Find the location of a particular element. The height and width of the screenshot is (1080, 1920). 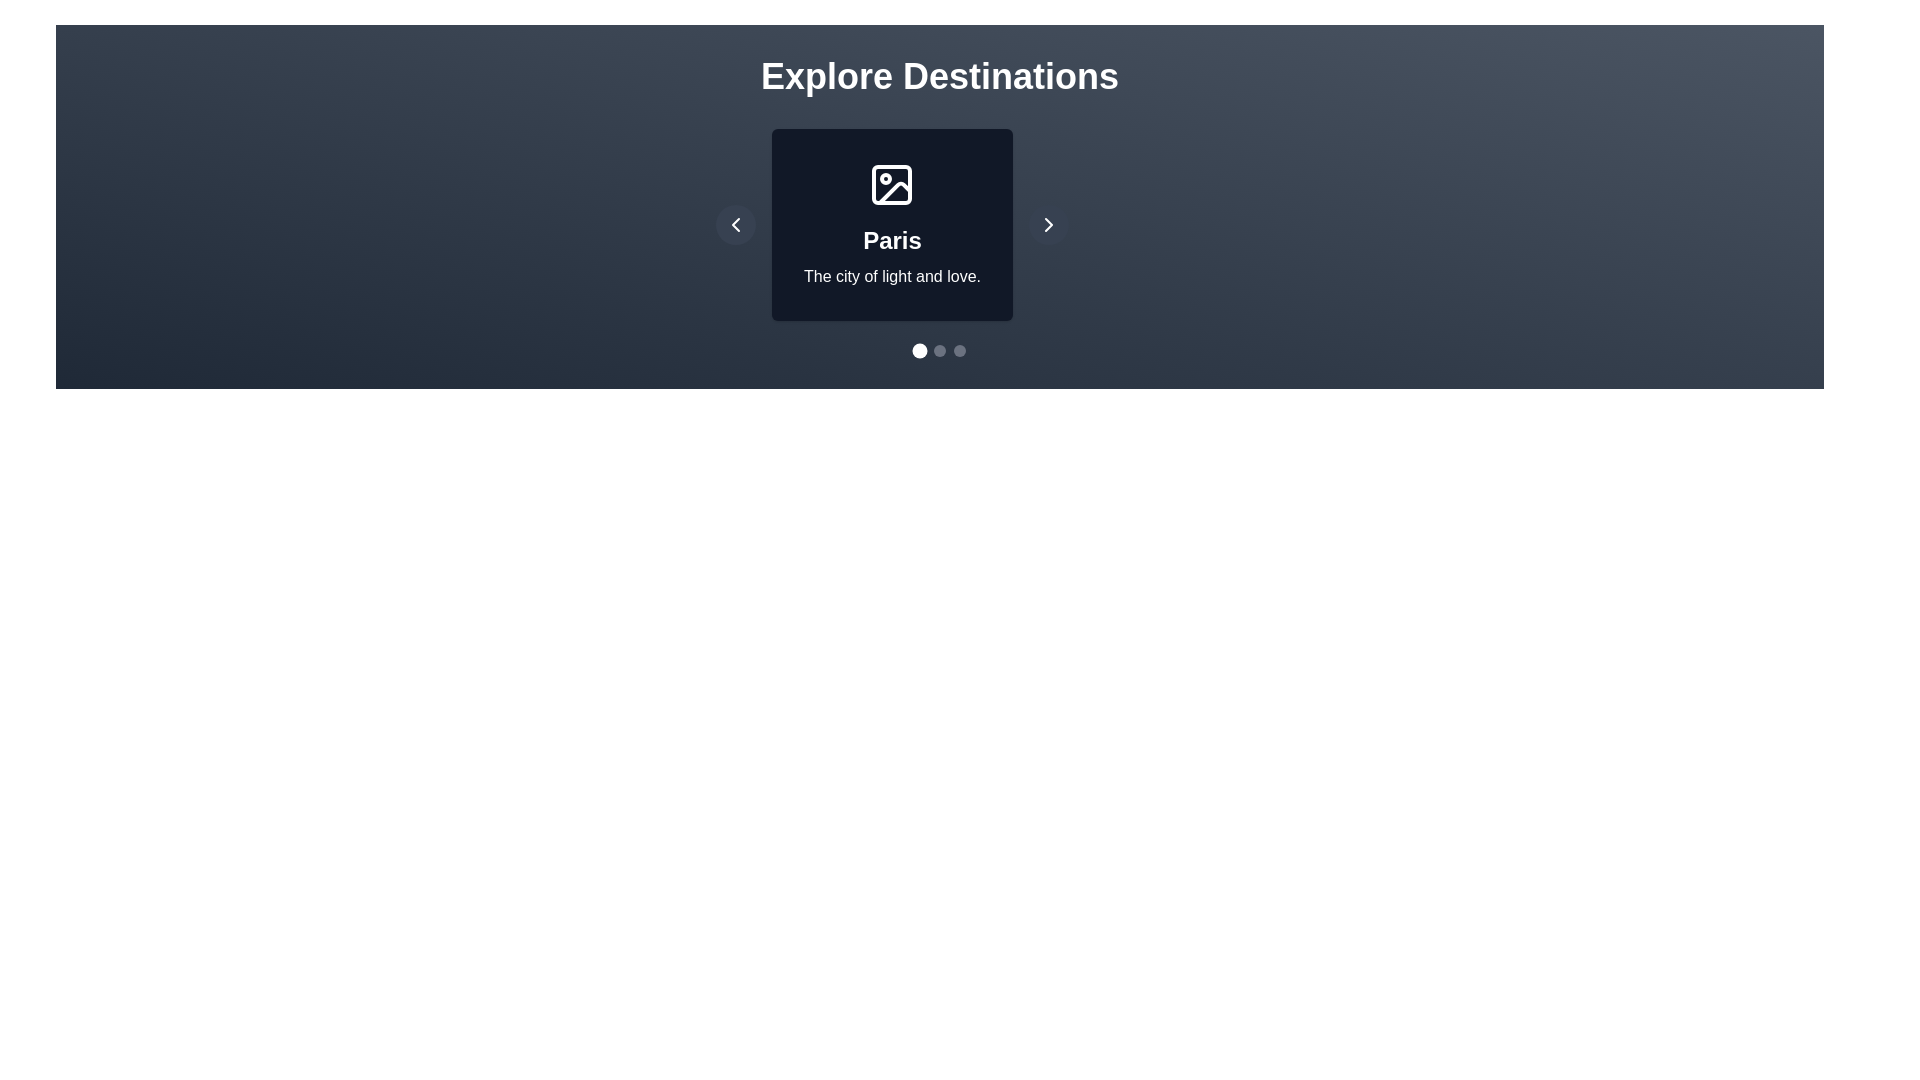

the dot corresponding to destination 2 is located at coordinates (960, 350).